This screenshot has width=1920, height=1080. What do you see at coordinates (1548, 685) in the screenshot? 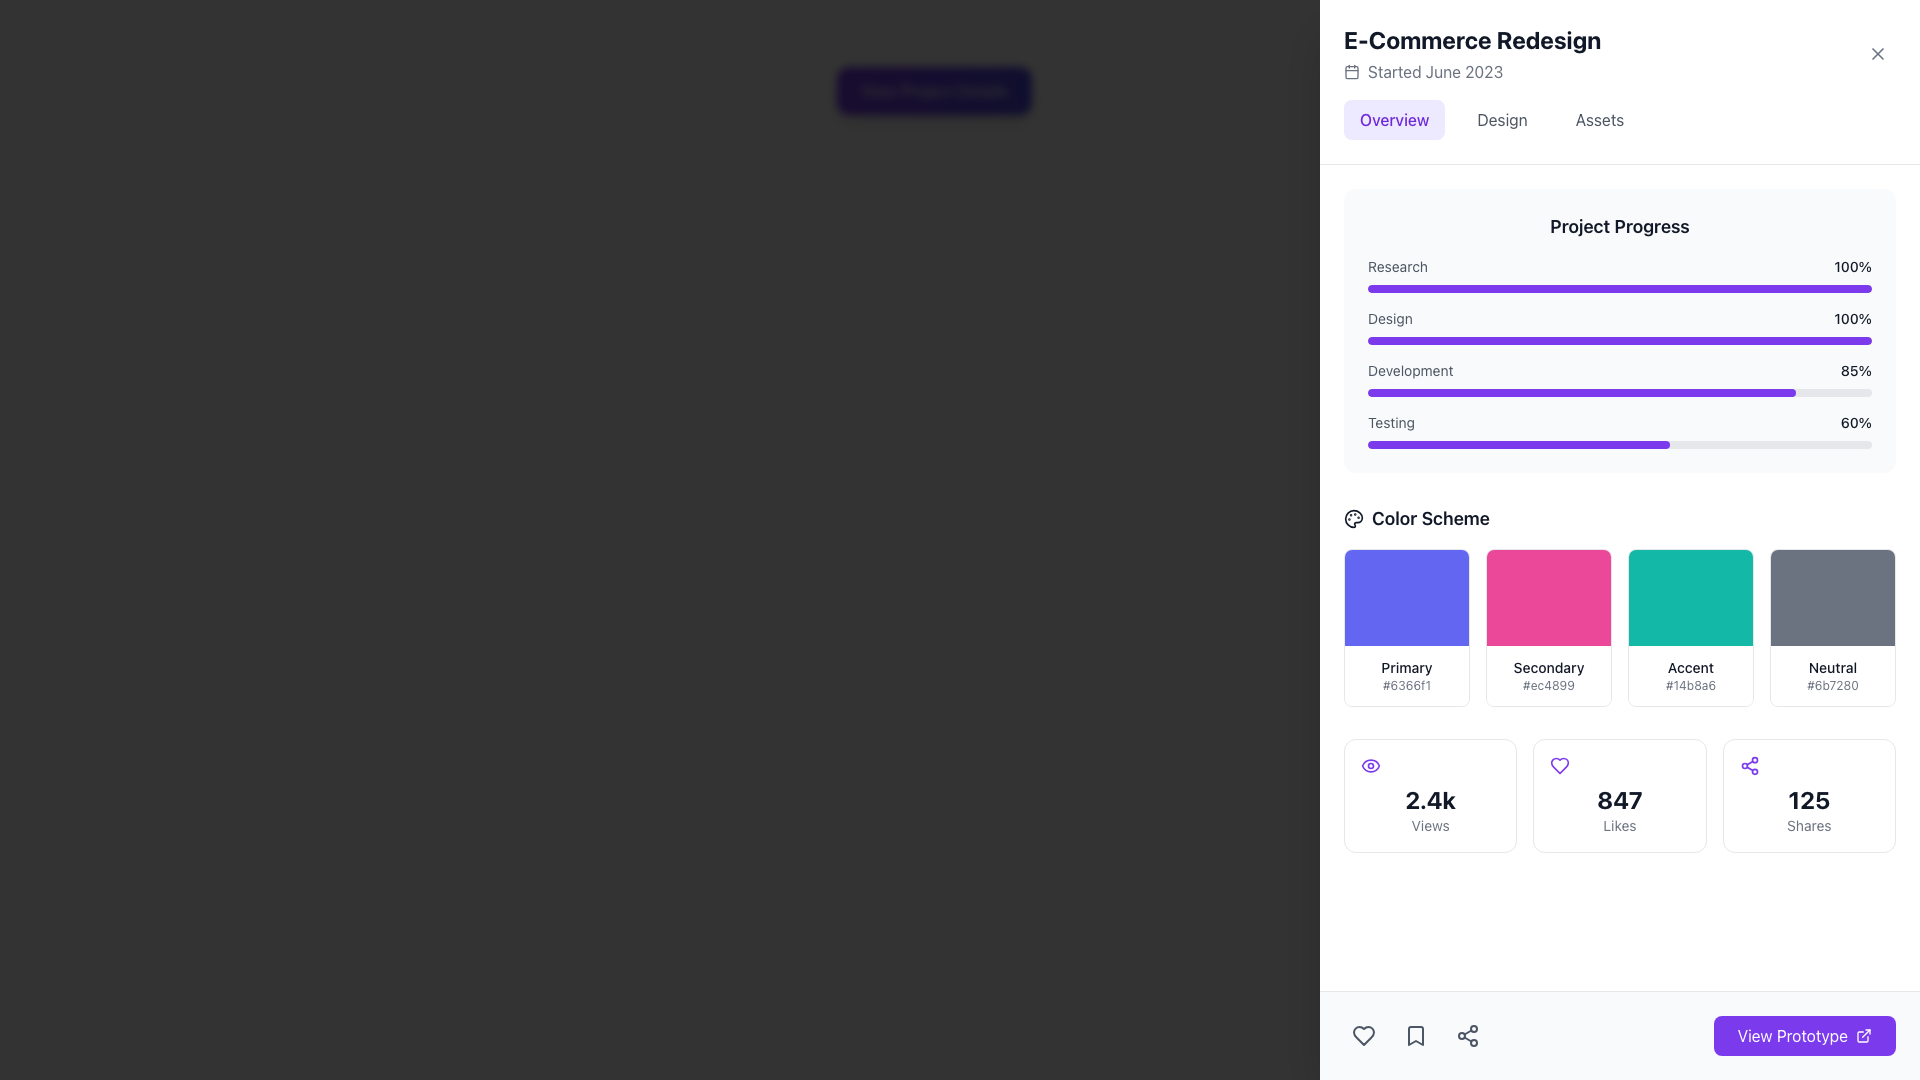
I see `the text label displaying the color code '#ec4899' located below the 'Secondary' label in the 'Color Scheme' section` at bounding box center [1548, 685].